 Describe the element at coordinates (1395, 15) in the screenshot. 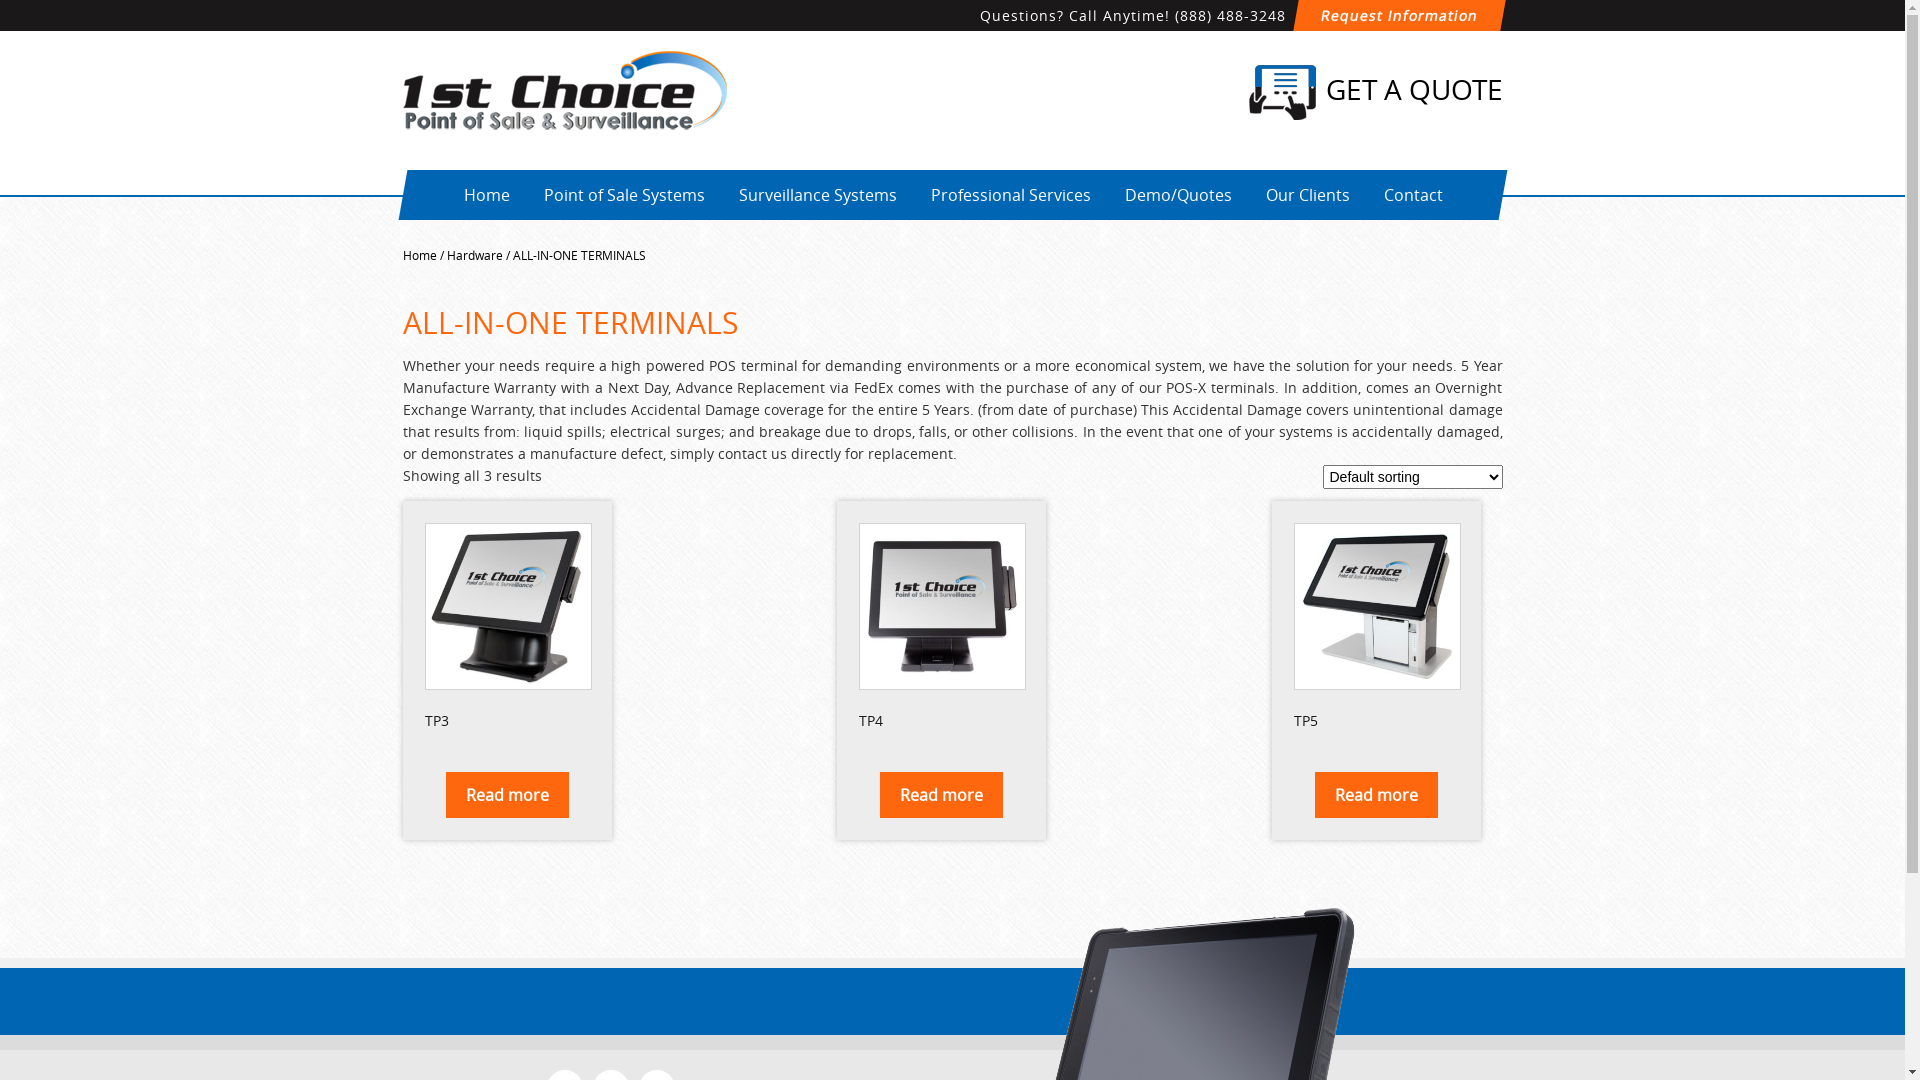

I see `'Request Information'` at that location.